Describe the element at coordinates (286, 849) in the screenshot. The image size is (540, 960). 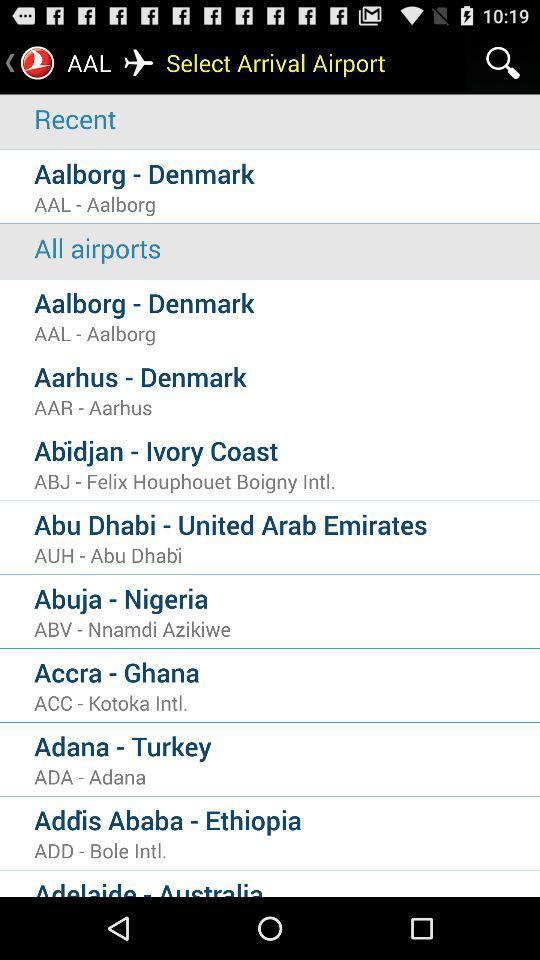
I see `the icon below addi s ababa icon` at that location.